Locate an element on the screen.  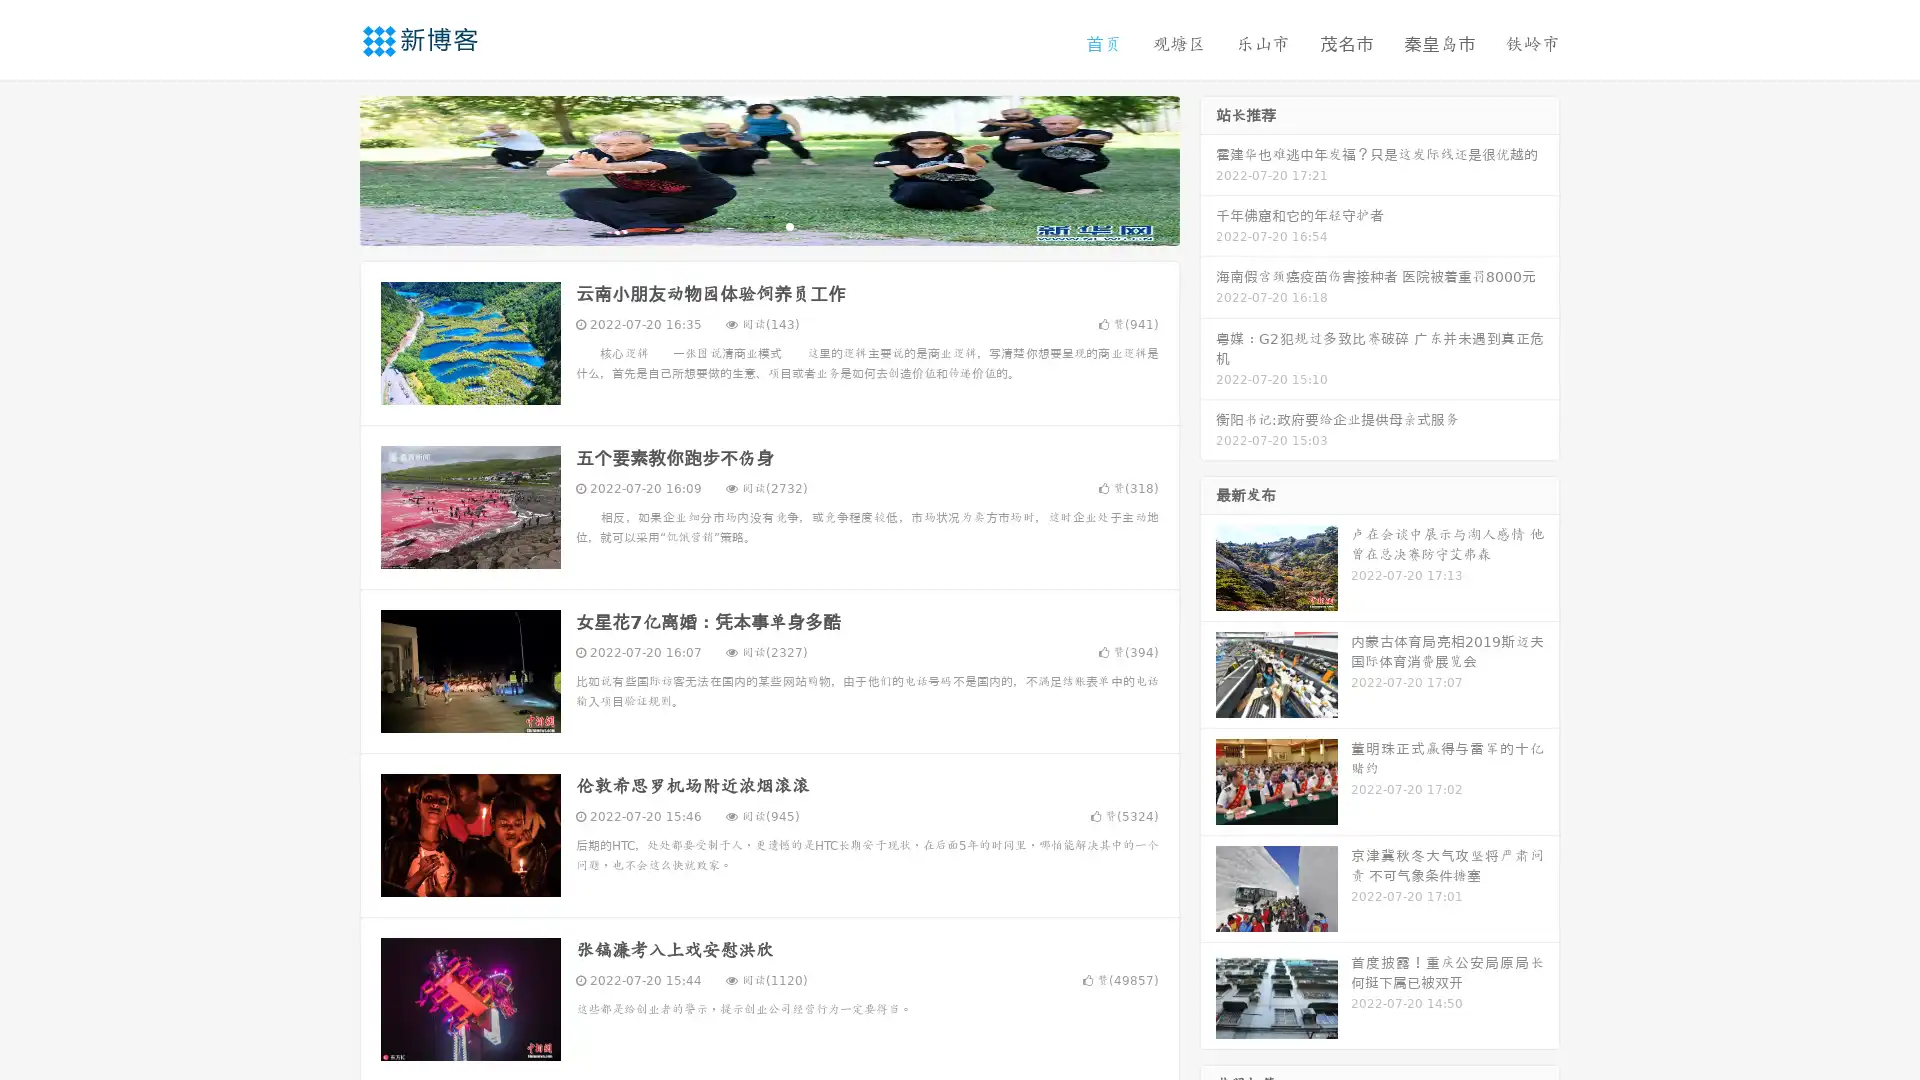
Go to slide 1 is located at coordinates (748, 225).